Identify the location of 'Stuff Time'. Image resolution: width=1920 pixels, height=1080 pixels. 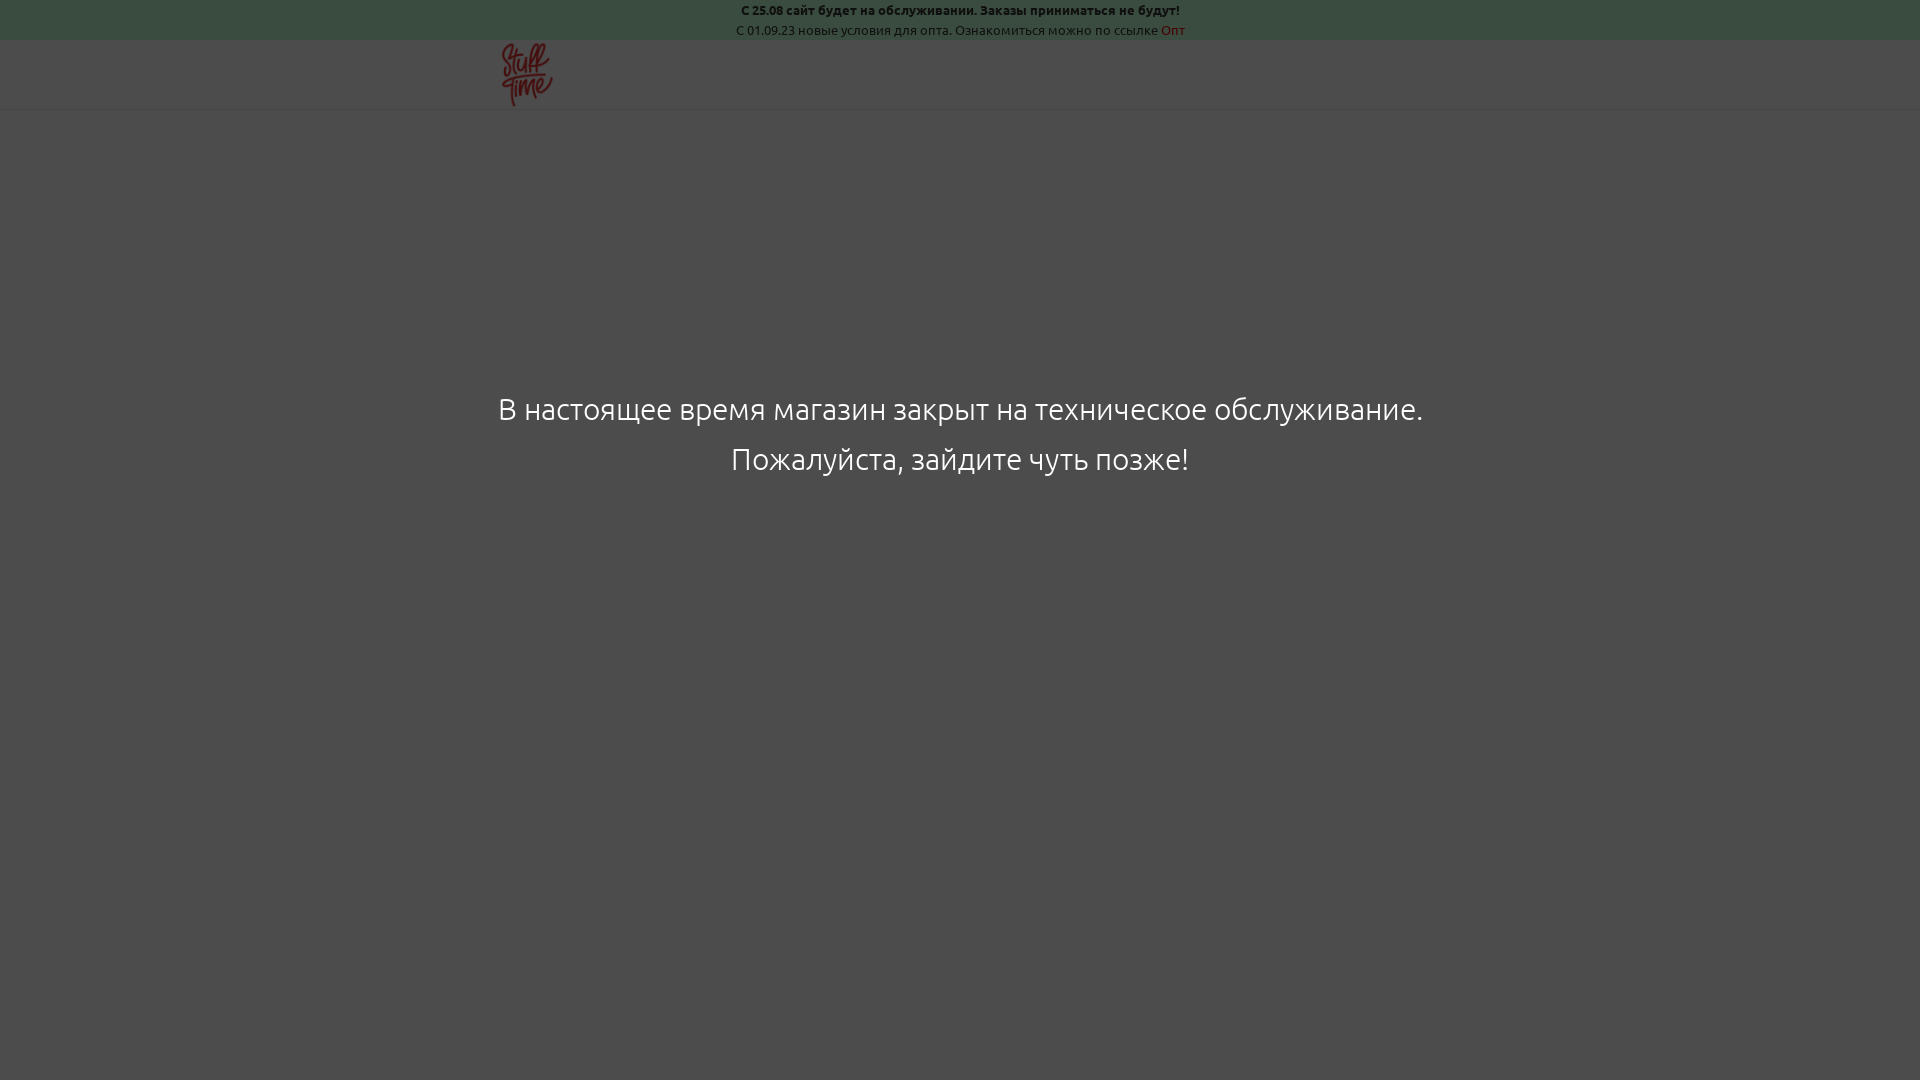
(489, 73).